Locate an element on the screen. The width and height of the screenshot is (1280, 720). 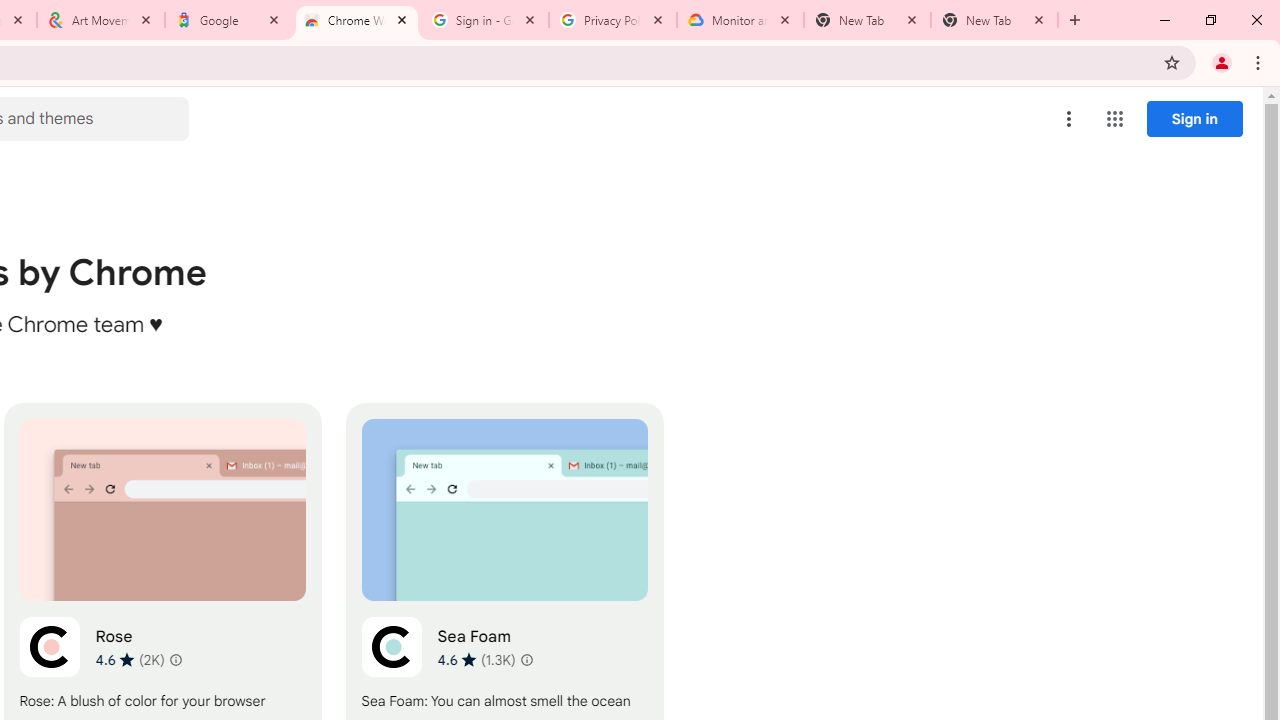
'Sign in - Google Accounts' is located at coordinates (485, 20).